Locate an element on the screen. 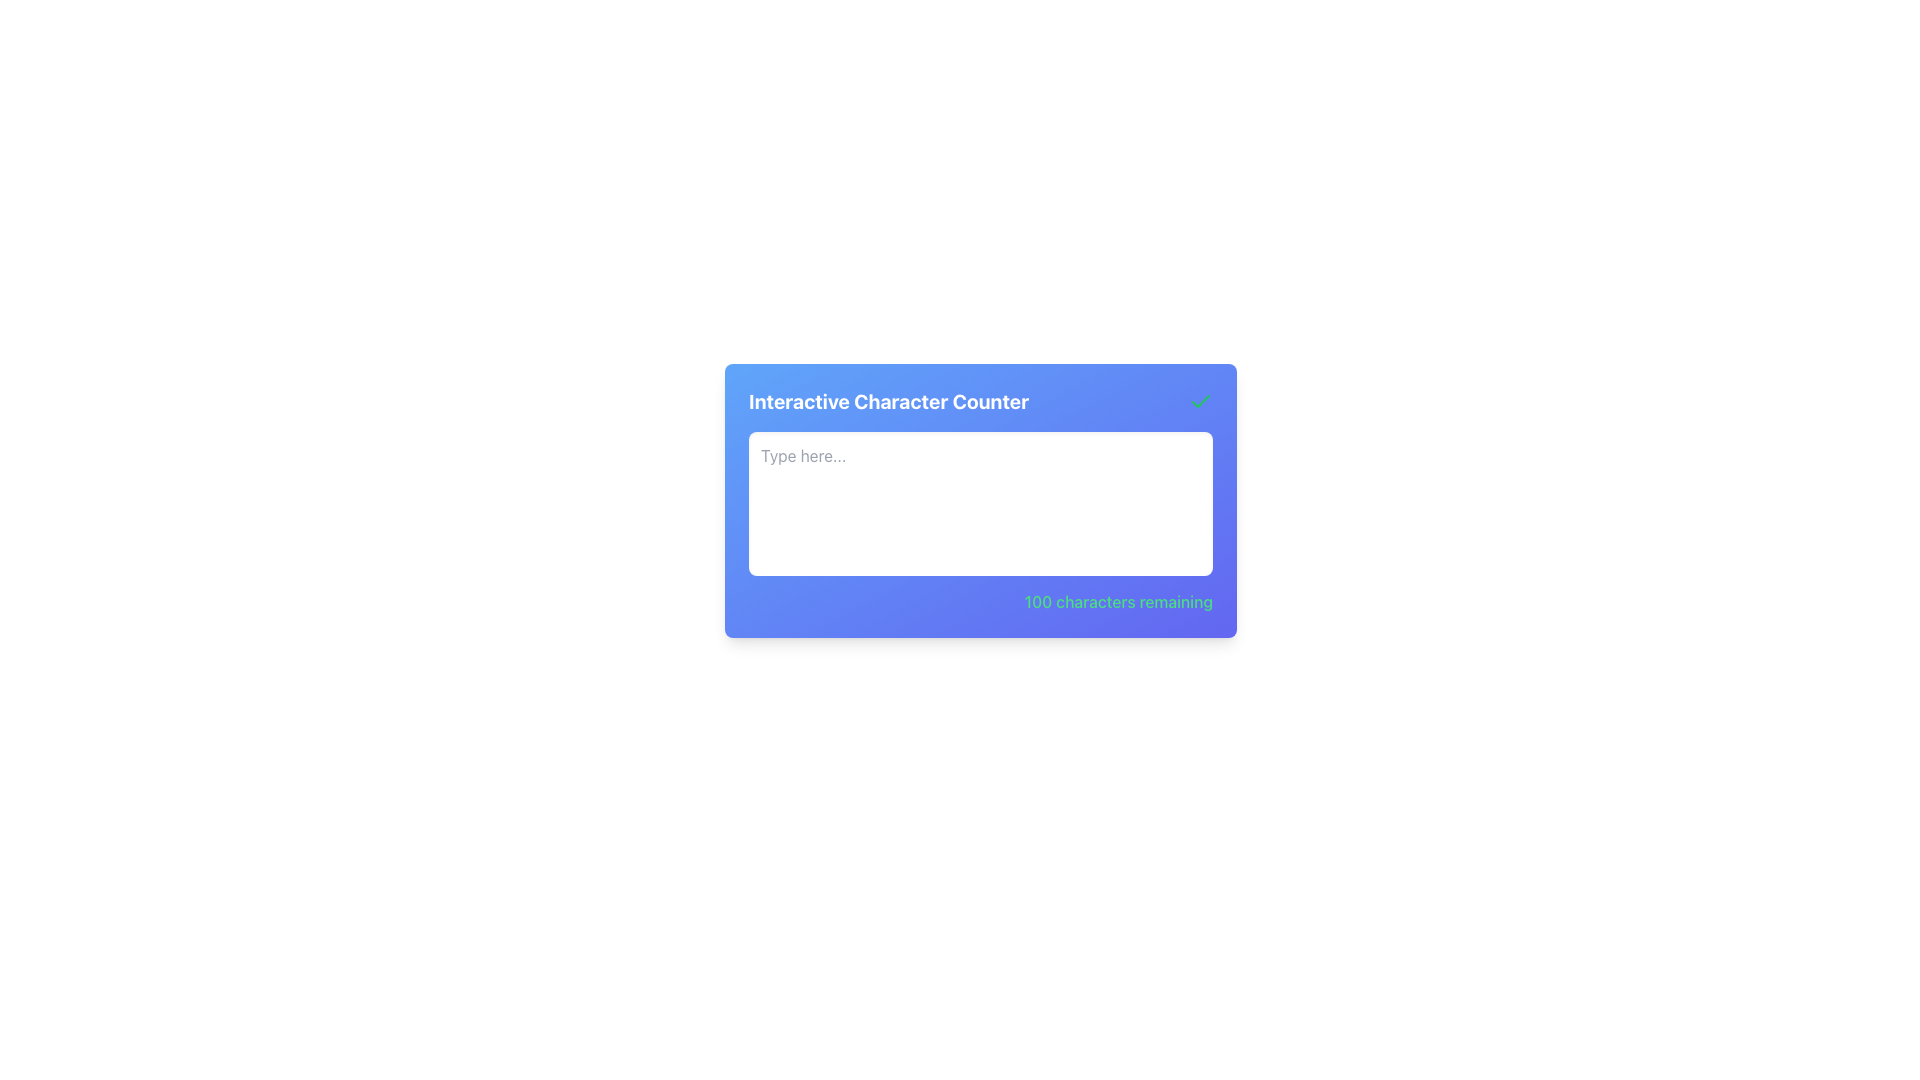  to select text in the multiline textarea with rounded corners, styled with a white background and light gray placeholder text 'Type here...' is located at coordinates (980, 503).